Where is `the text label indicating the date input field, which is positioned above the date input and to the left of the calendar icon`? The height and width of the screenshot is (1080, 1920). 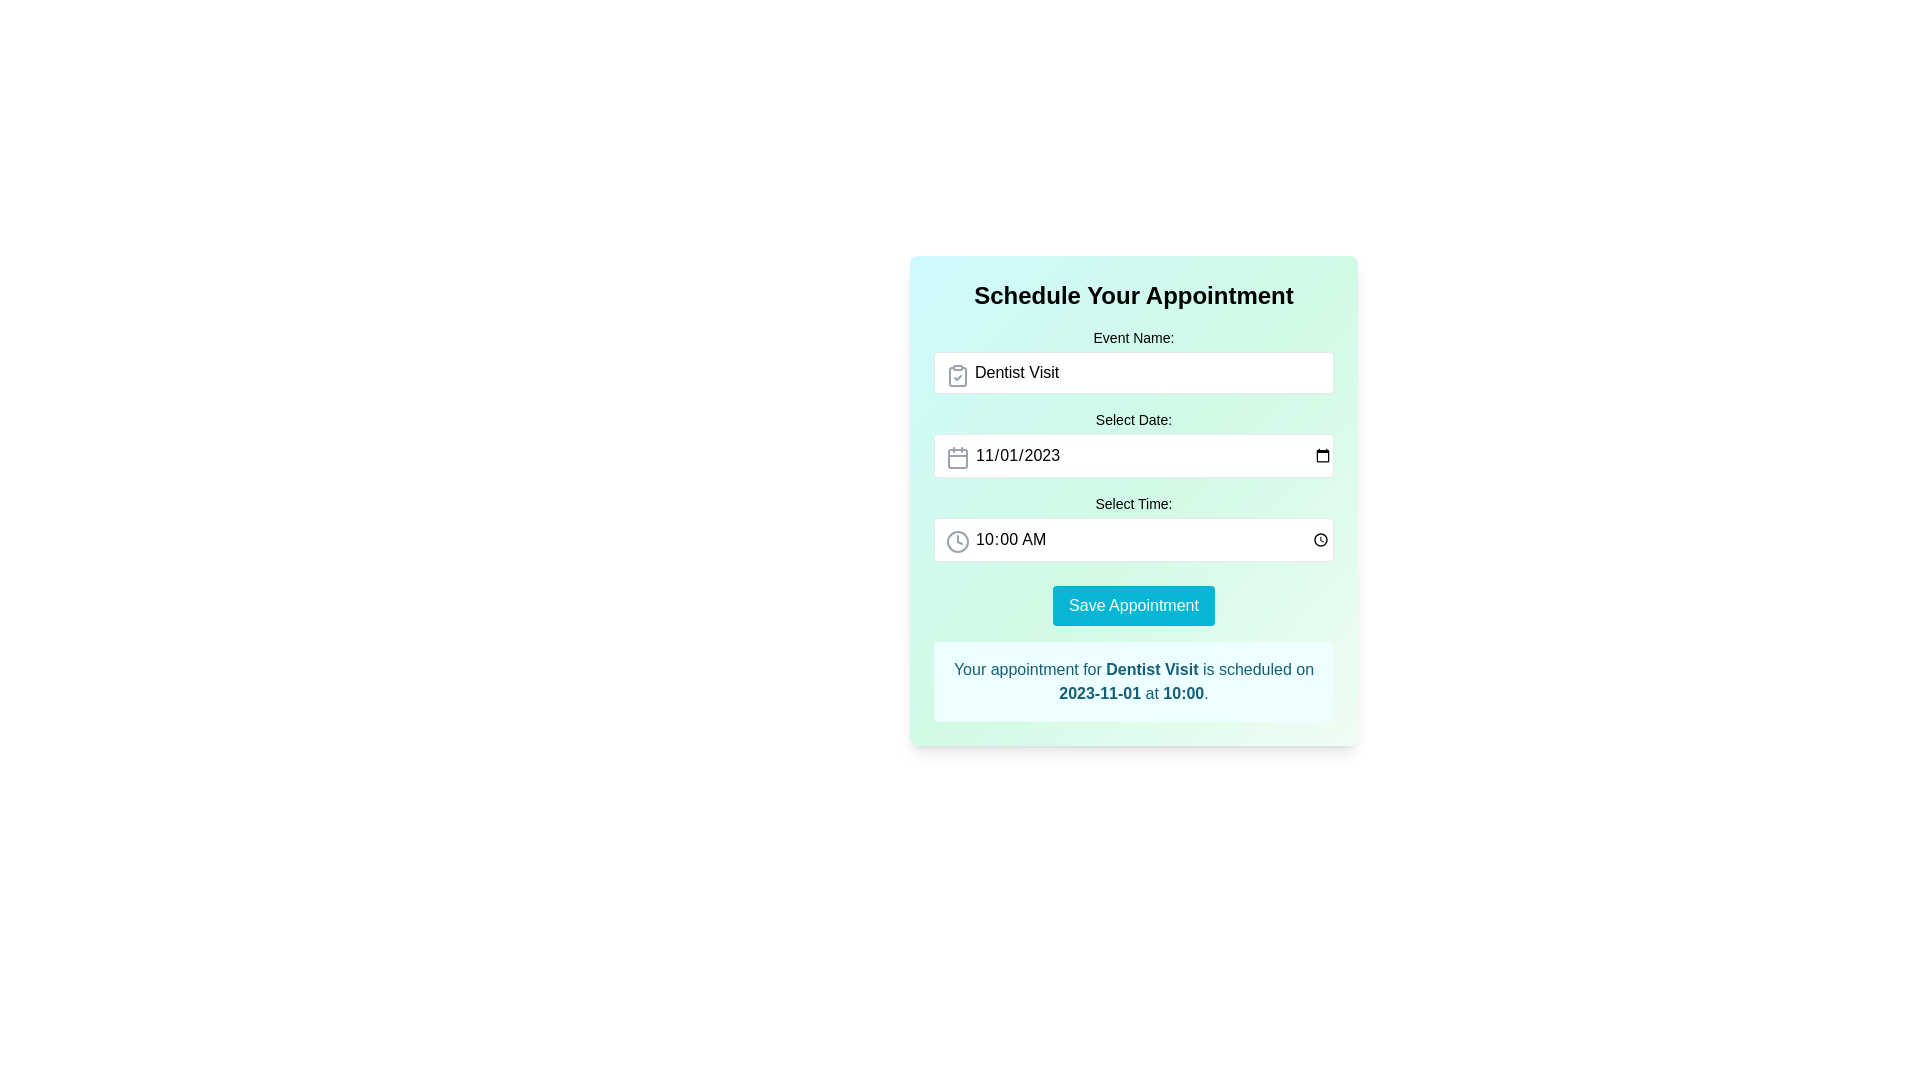 the text label indicating the date input field, which is positioned above the date input and to the left of the calendar icon is located at coordinates (1133, 419).